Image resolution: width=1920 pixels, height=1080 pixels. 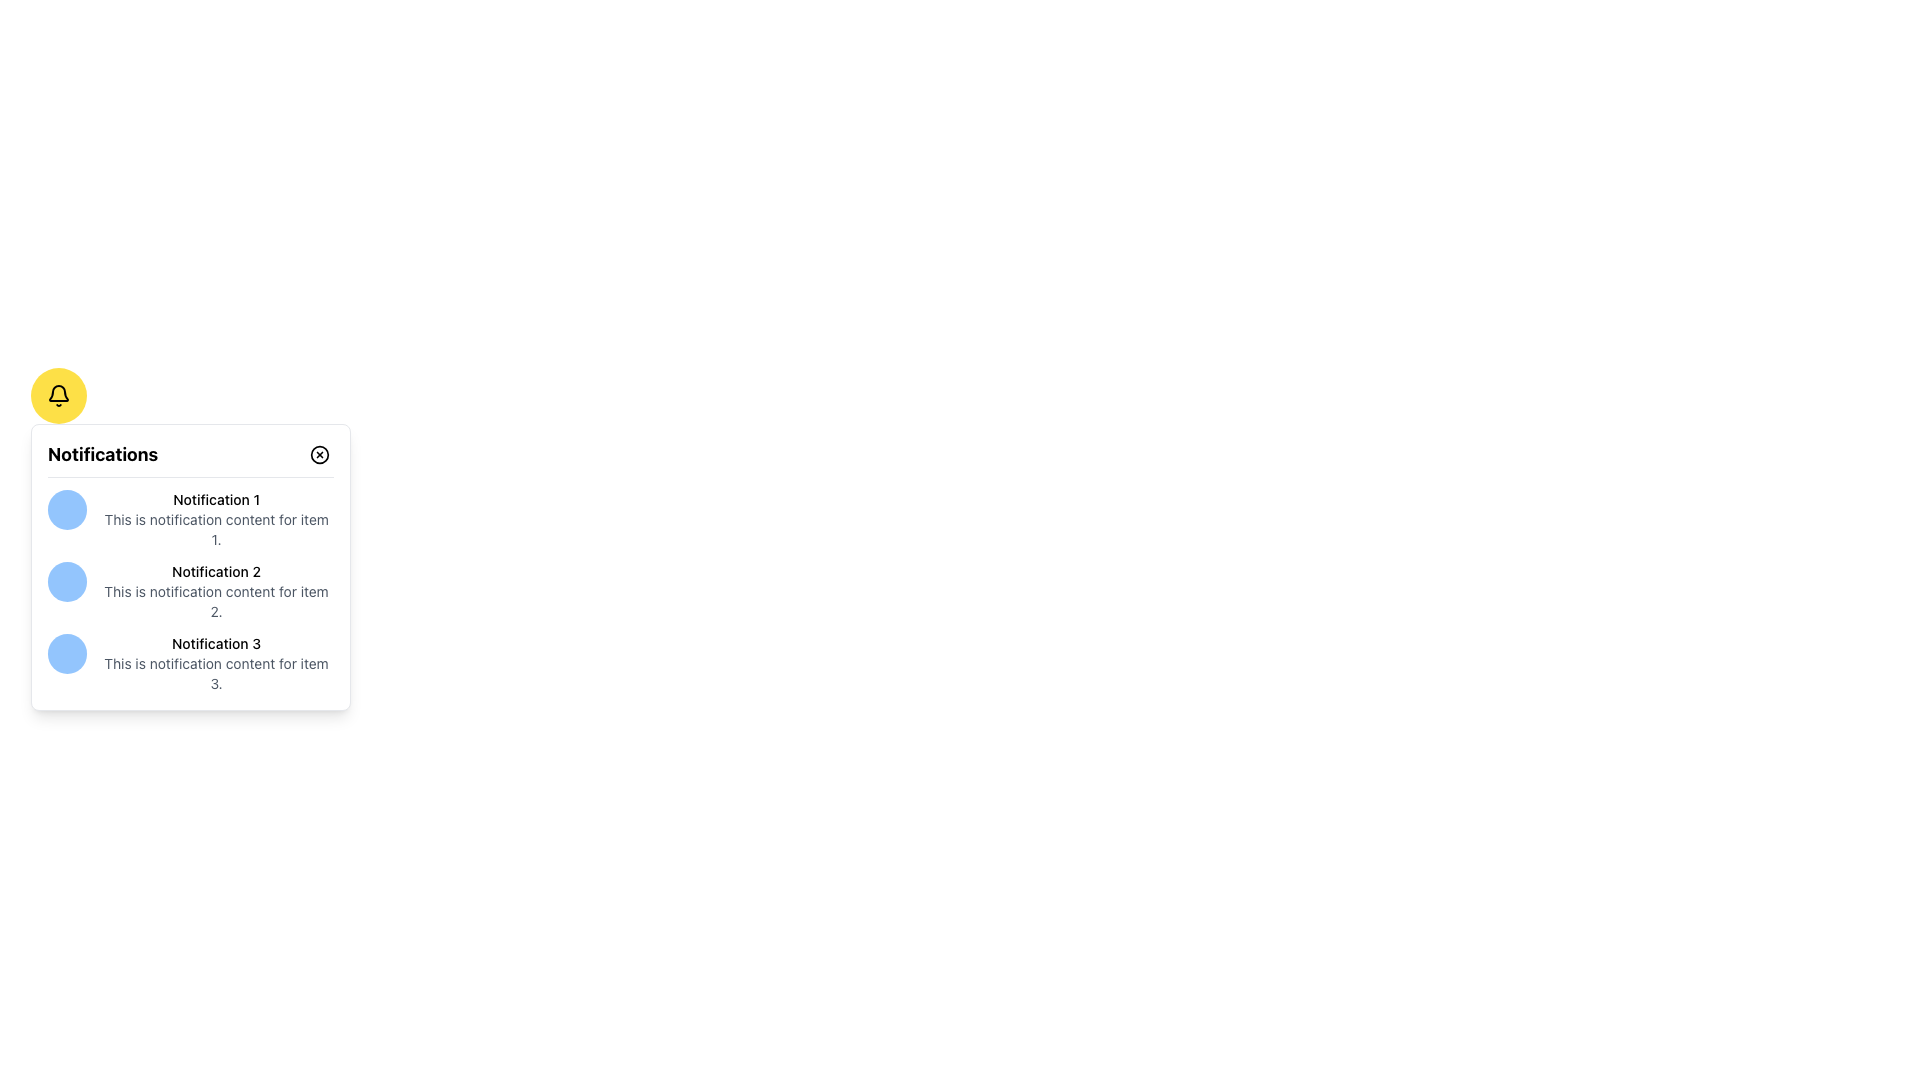 What do you see at coordinates (216, 674) in the screenshot?
I see `content displayed in the Text Display for 'Notification 3', which is located directly below the title text of the notification` at bounding box center [216, 674].